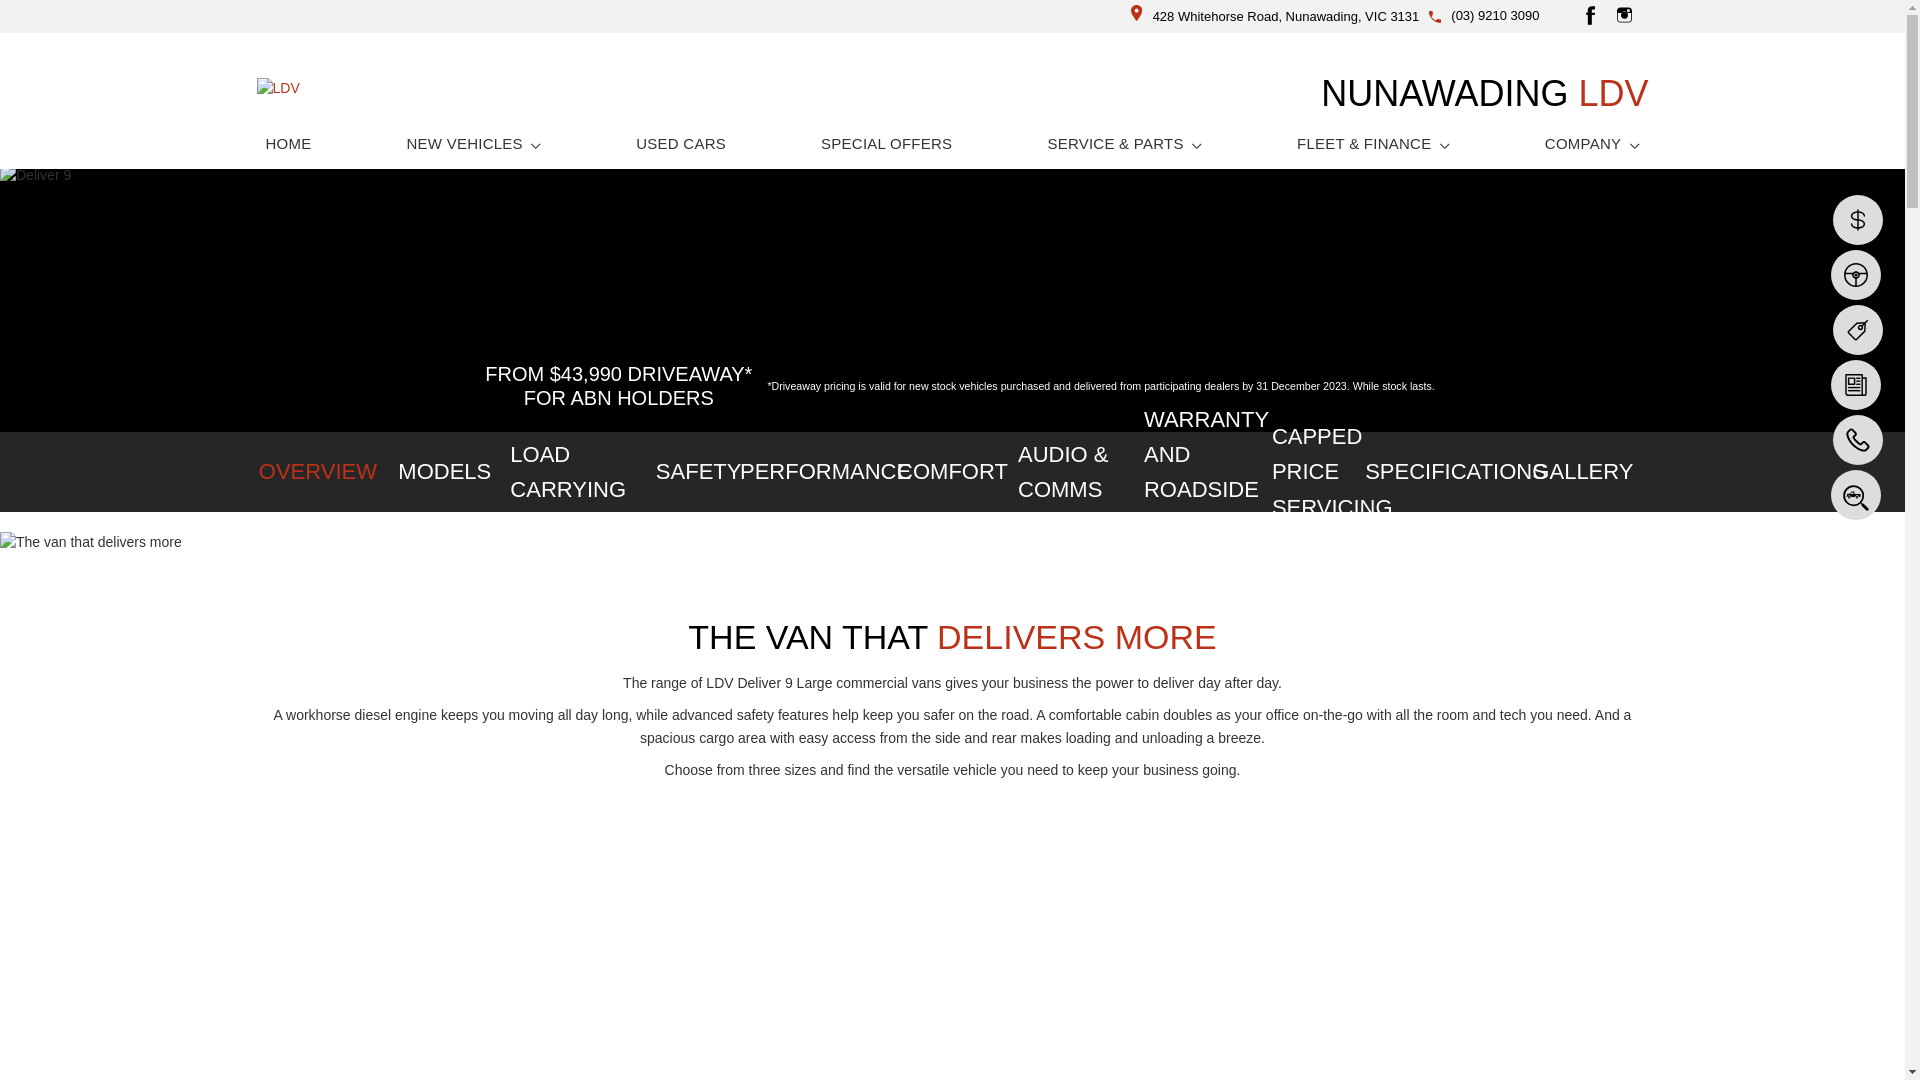 Image resolution: width=1920 pixels, height=1080 pixels. I want to click on 'AUDIO & COMMS', so click(1078, 471).